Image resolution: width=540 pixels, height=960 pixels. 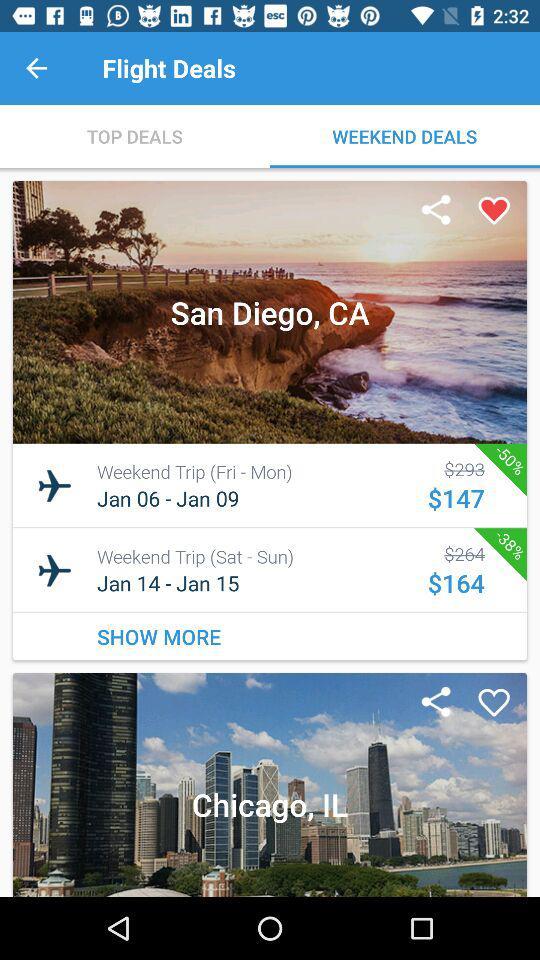 I want to click on heart like button, so click(x=493, y=211).